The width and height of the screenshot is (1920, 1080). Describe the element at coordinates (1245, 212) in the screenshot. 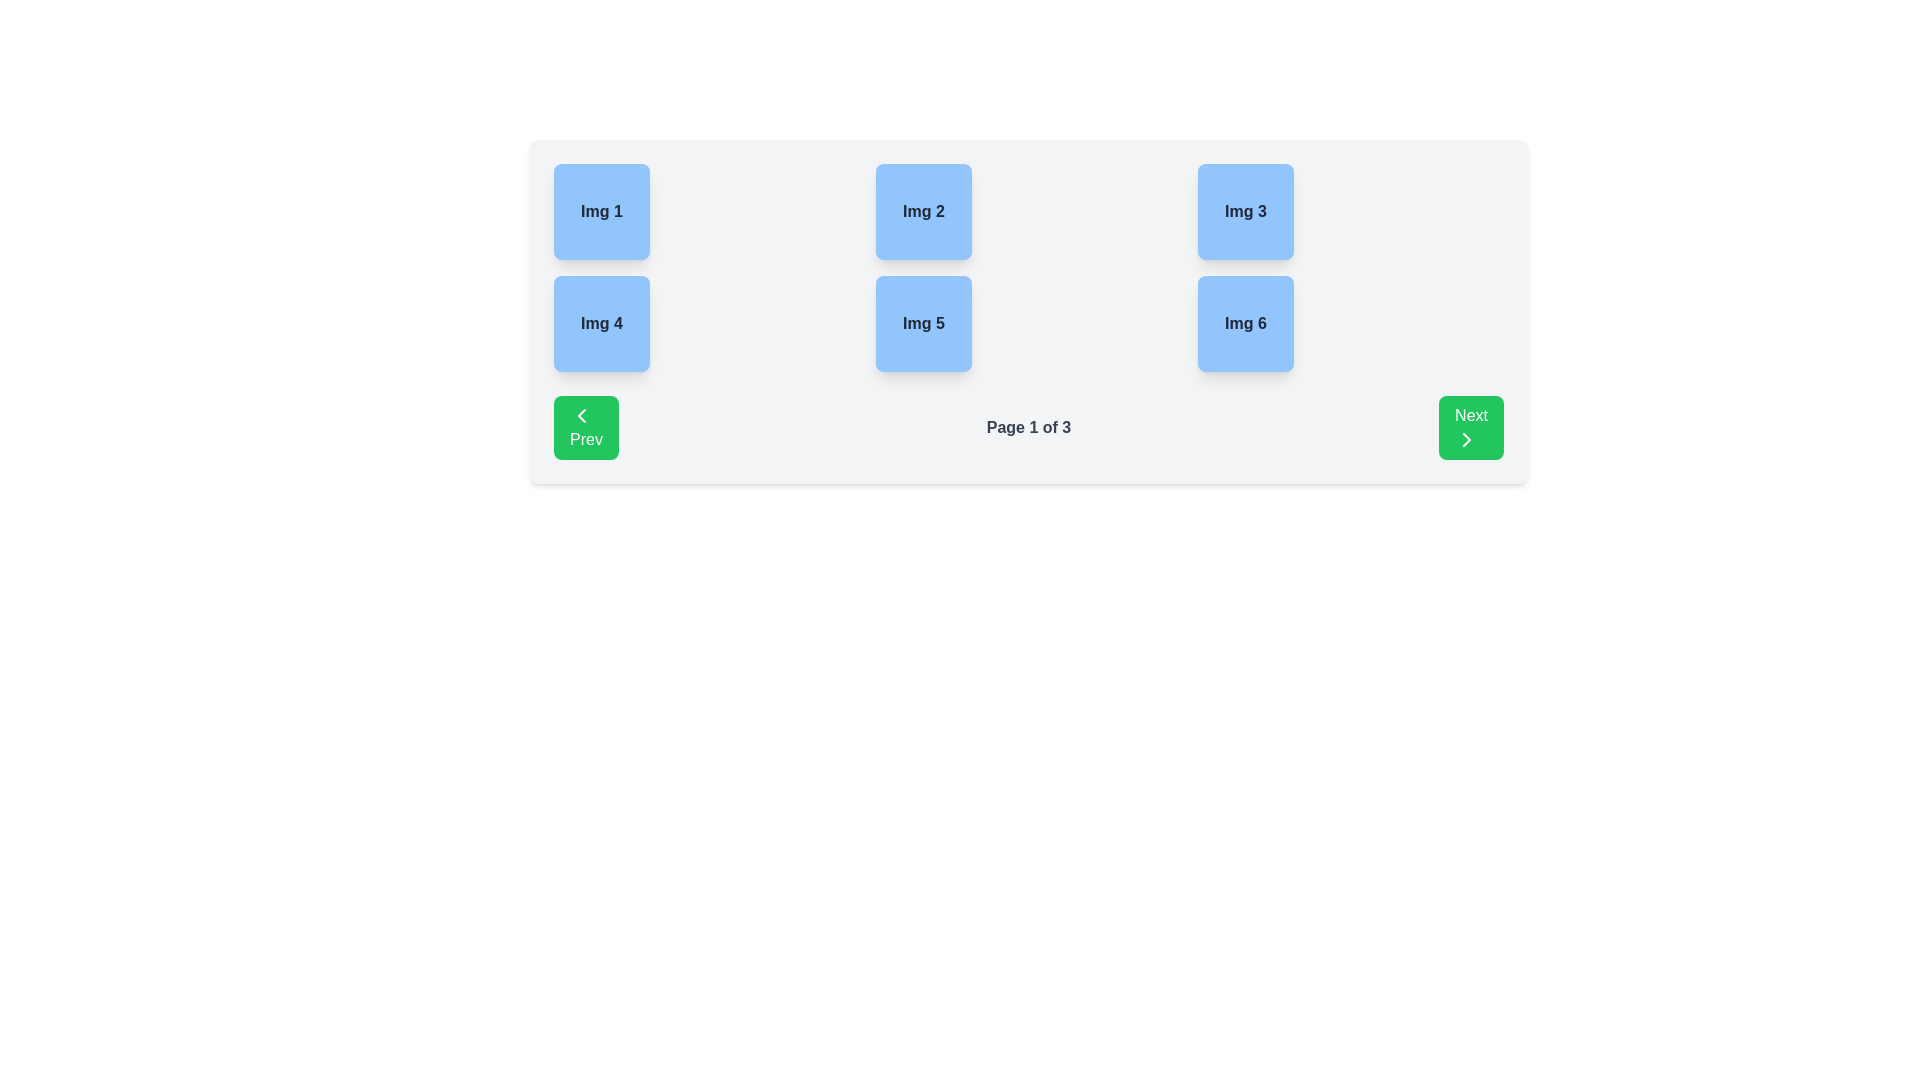

I see `the blue square tile labeled 'Img 3' with rounded corners` at that location.